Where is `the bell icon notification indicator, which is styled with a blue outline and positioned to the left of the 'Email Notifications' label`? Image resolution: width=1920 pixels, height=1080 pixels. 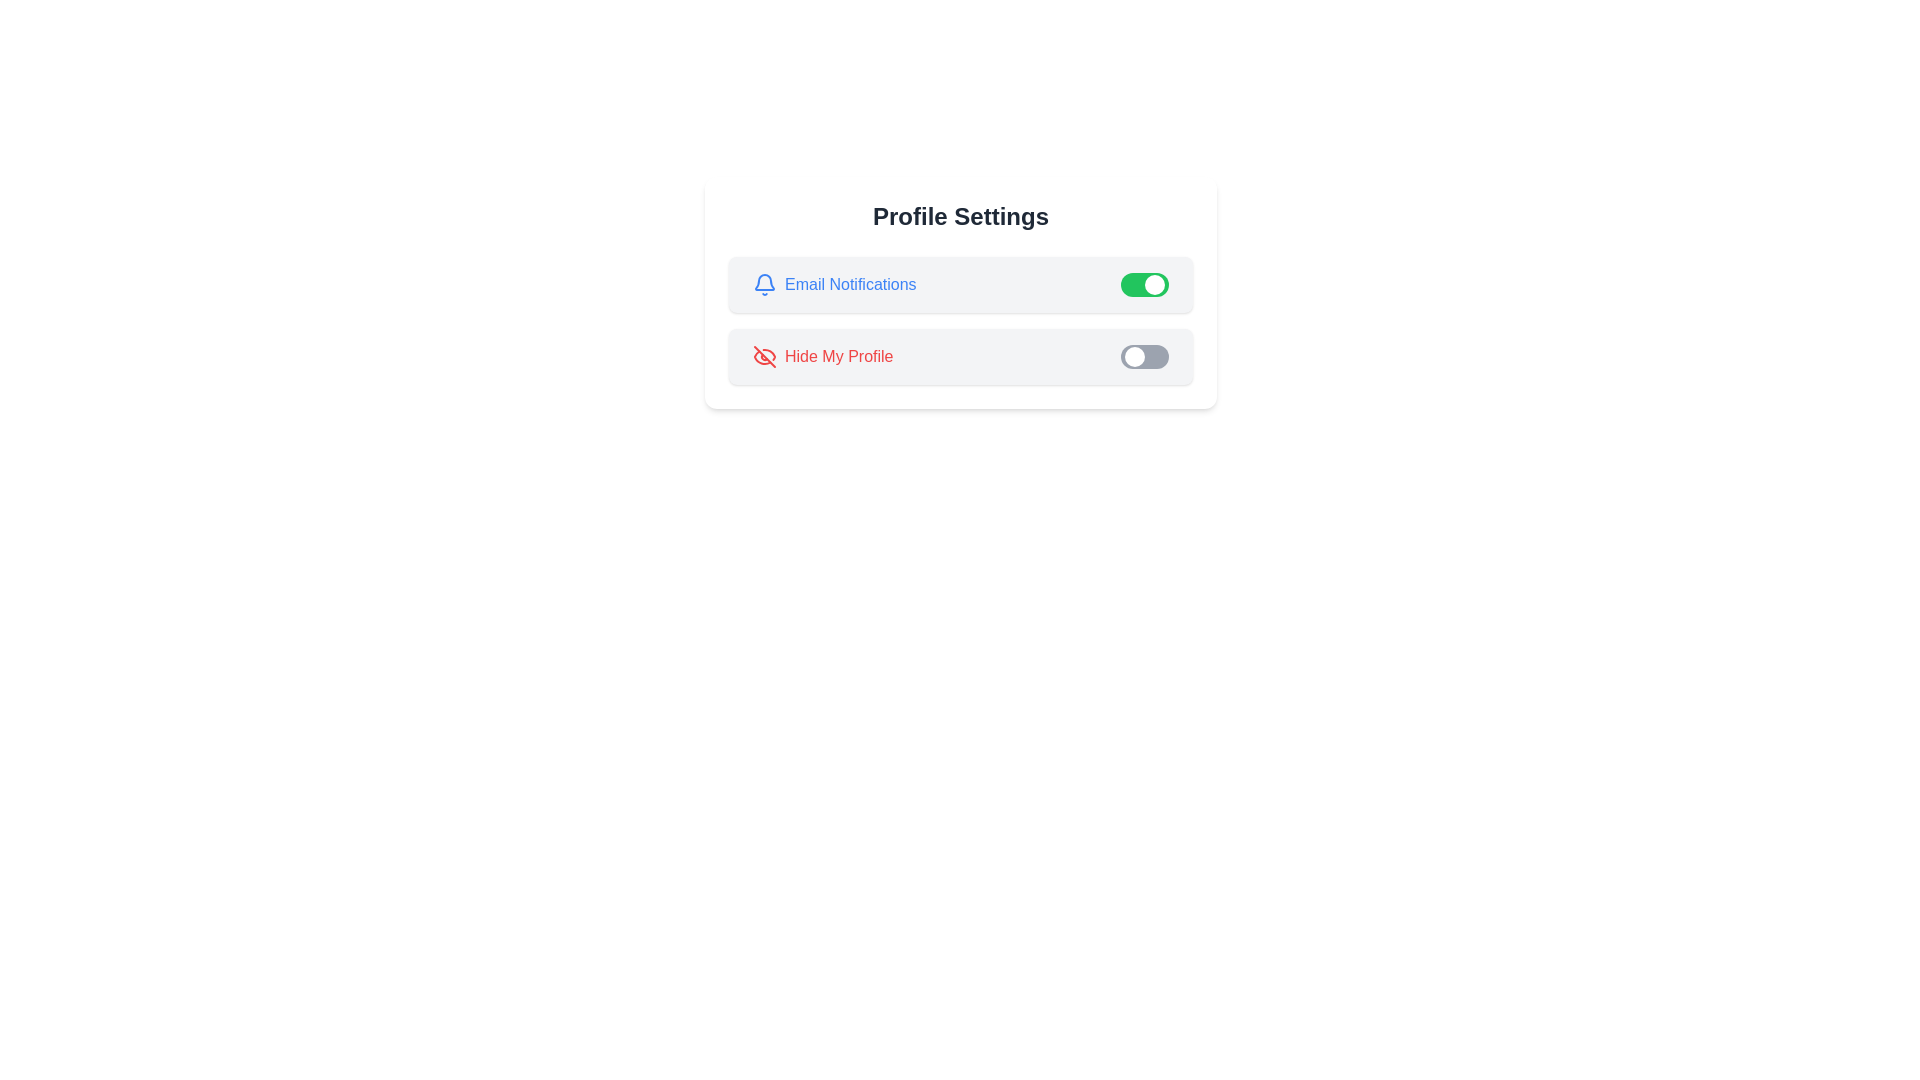 the bell icon notification indicator, which is styled with a blue outline and positioned to the left of the 'Email Notifications' label is located at coordinates (763, 285).